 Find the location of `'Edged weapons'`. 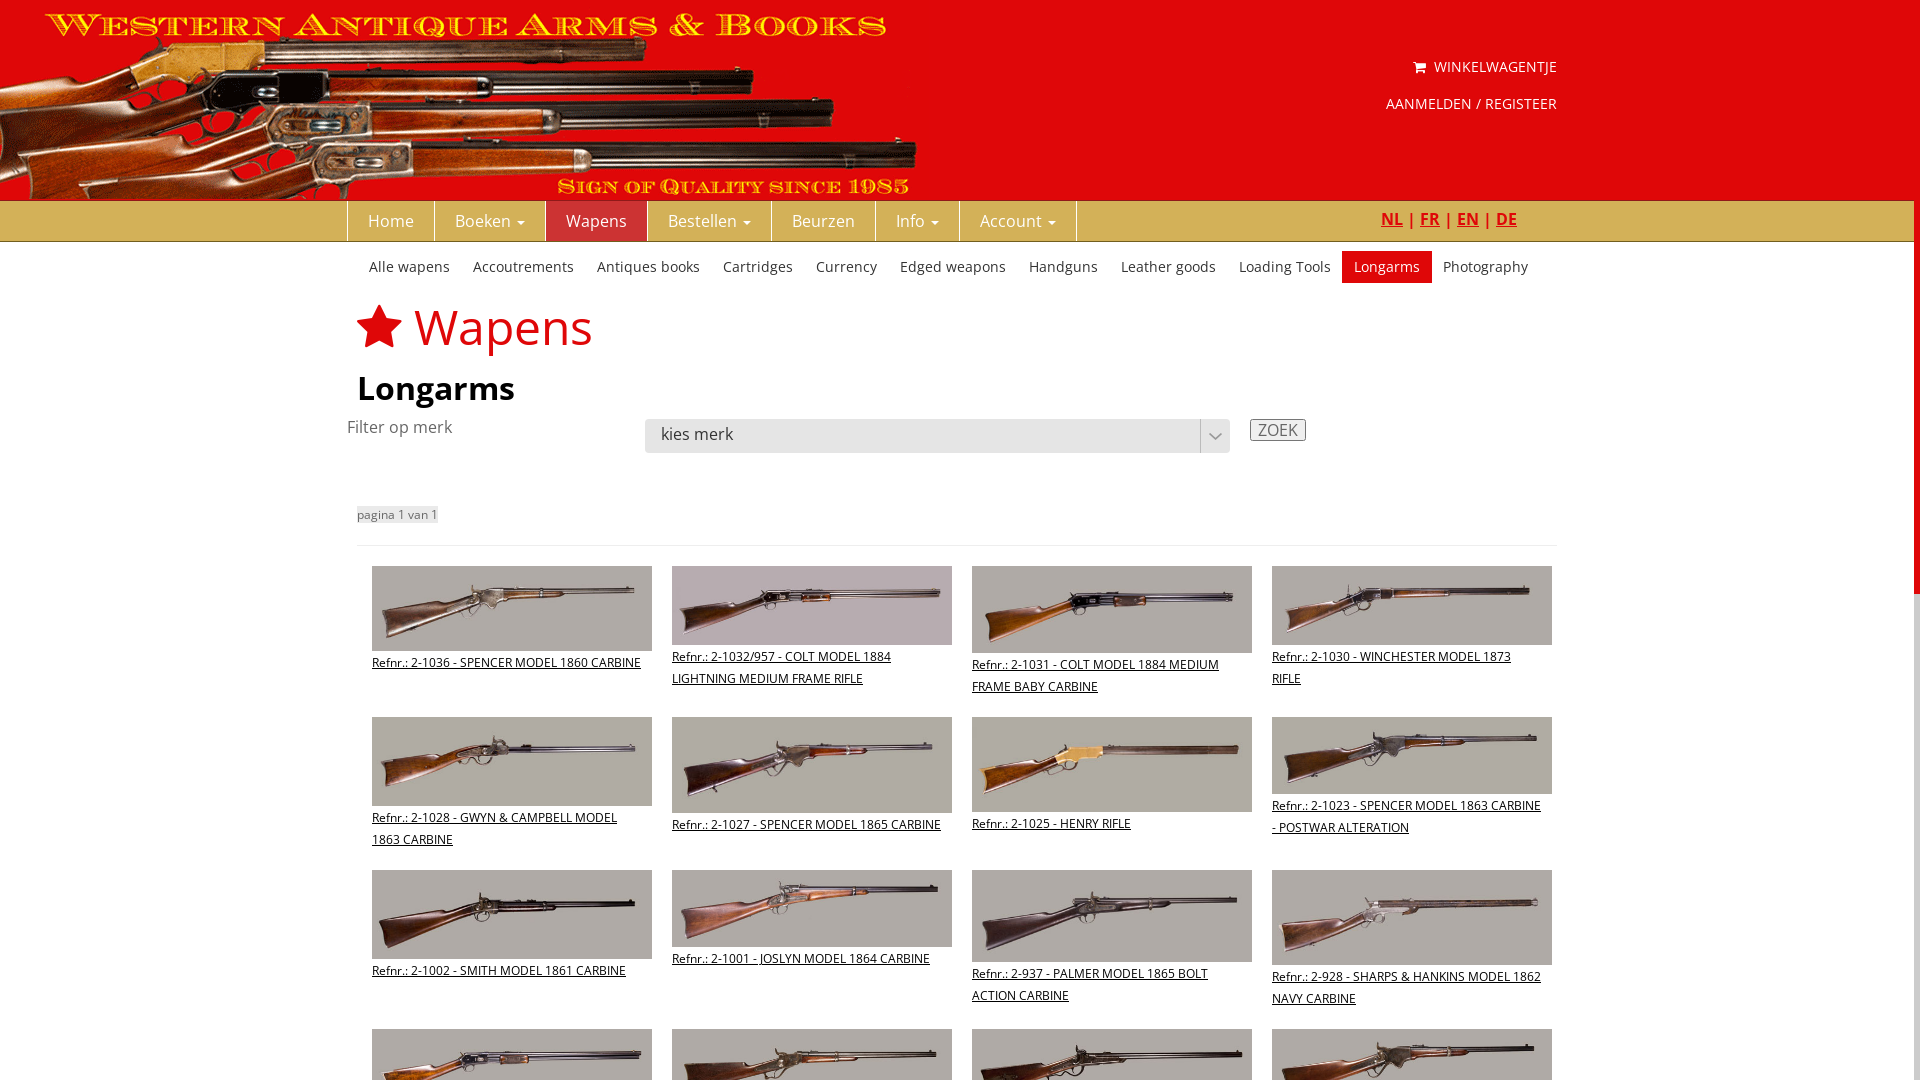

'Edged weapons' is located at coordinates (952, 265).